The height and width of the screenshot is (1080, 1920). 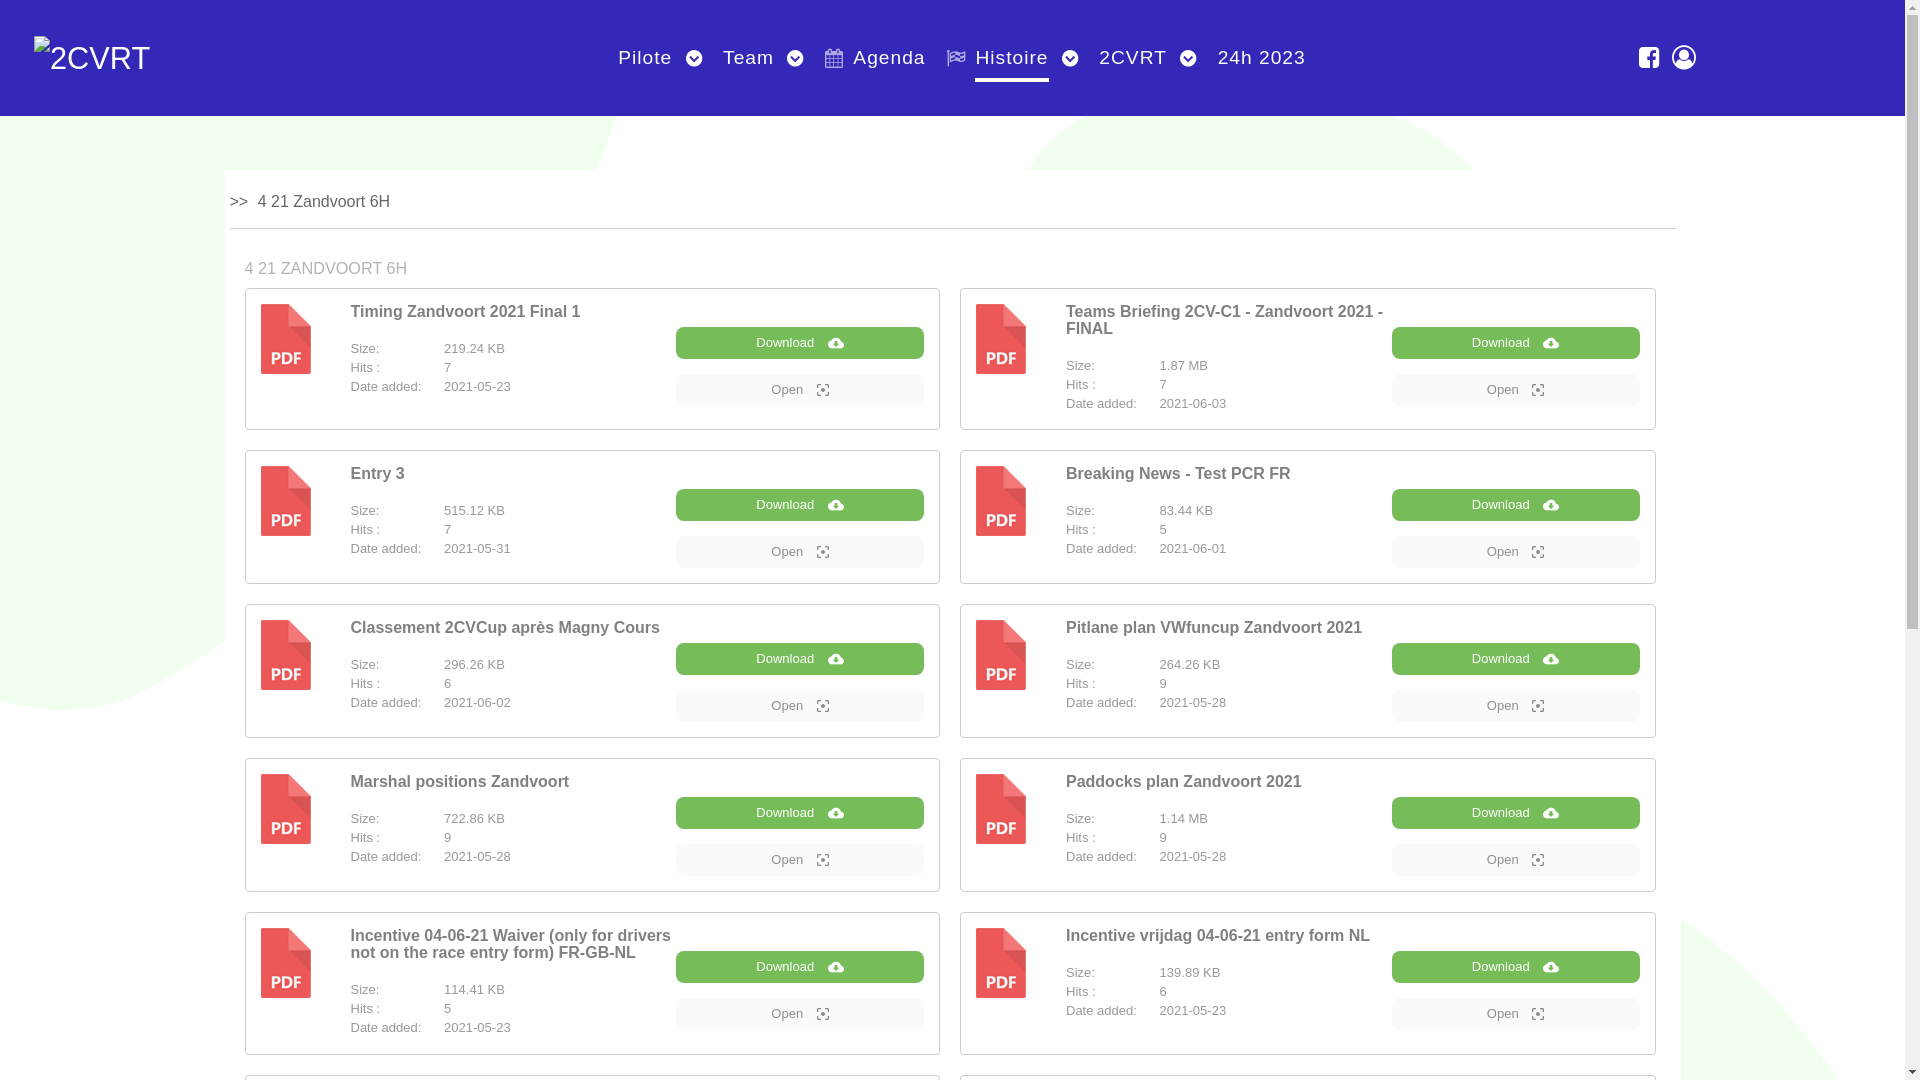 I want to click on 'Pitlane plan VWfuncup Zandvoort 2021', so click(x=1213, y=626).